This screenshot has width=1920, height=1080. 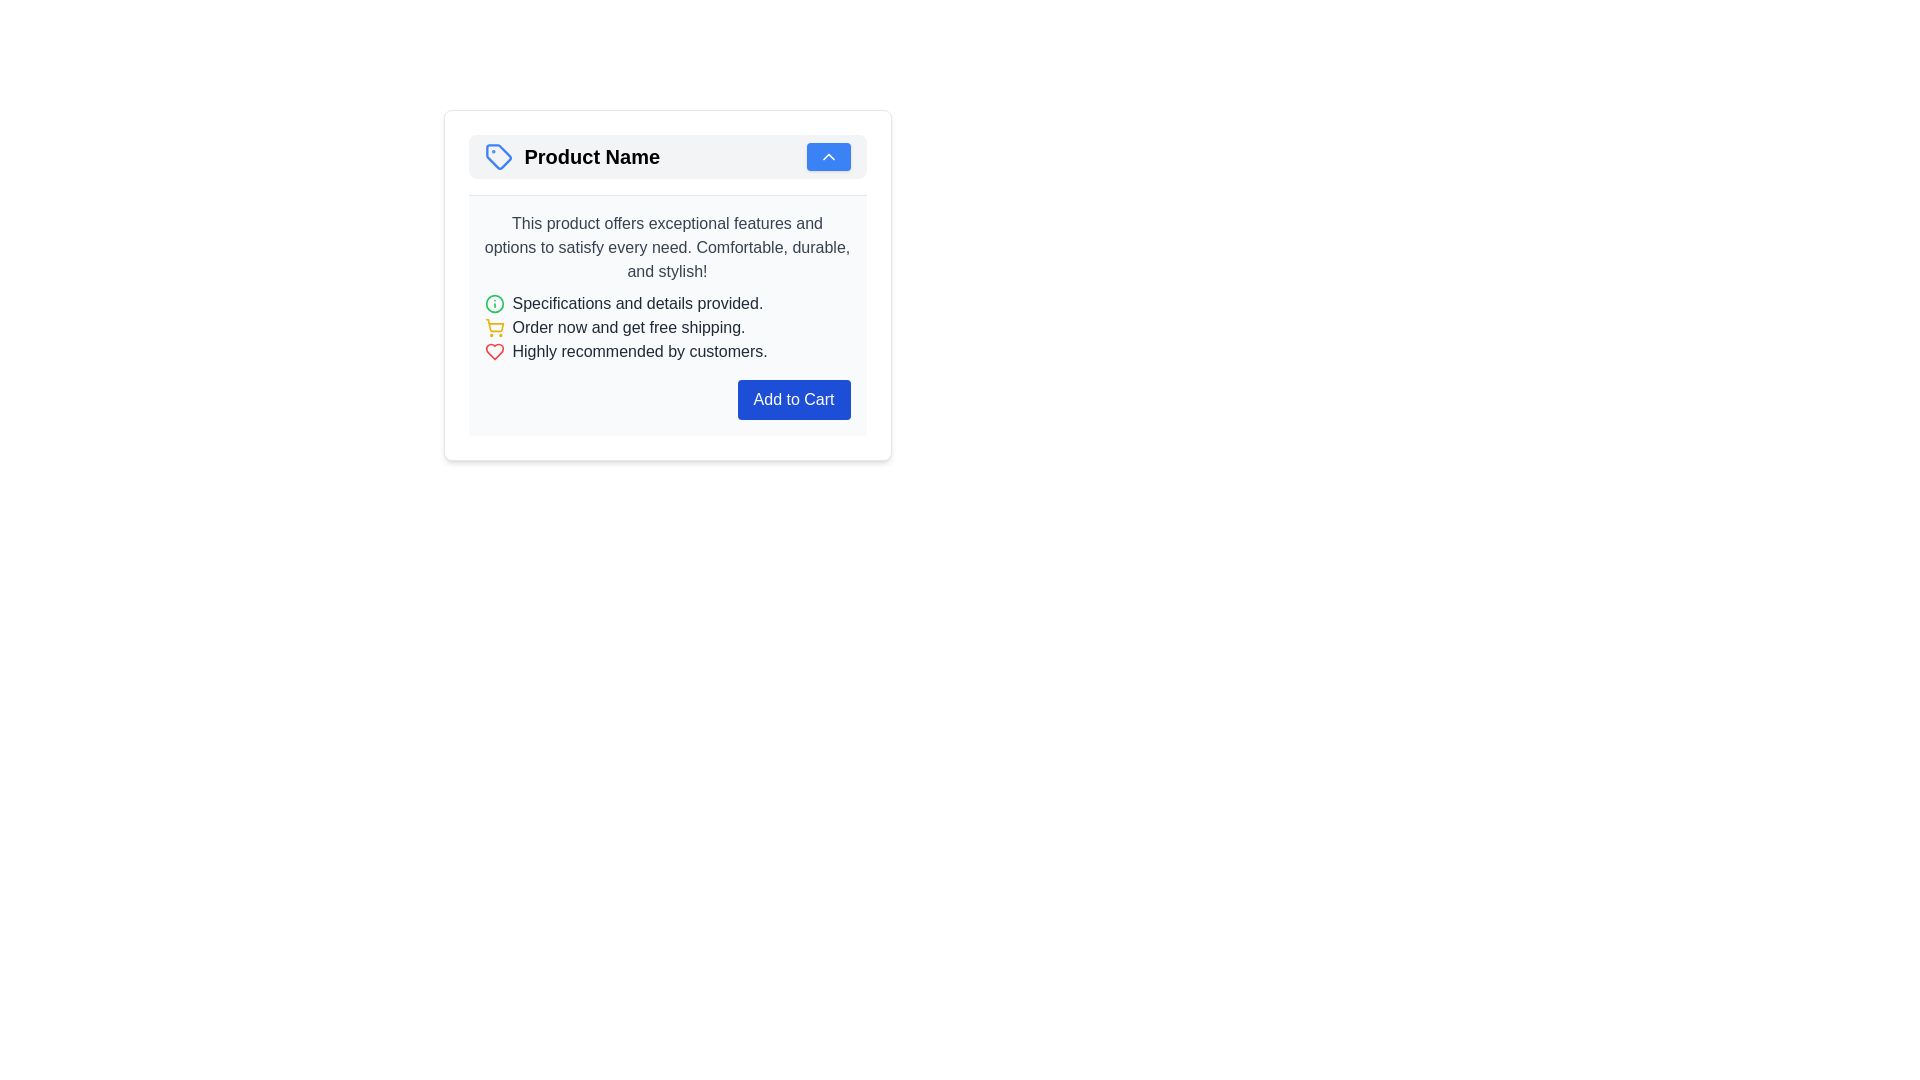 What do you see at coordinates (627, 326) in the screenshot?
I see `the promotional offer text located under the product description section, positioned as the second item in a list of bullet points, for copying` at bounding box center [627, 326].